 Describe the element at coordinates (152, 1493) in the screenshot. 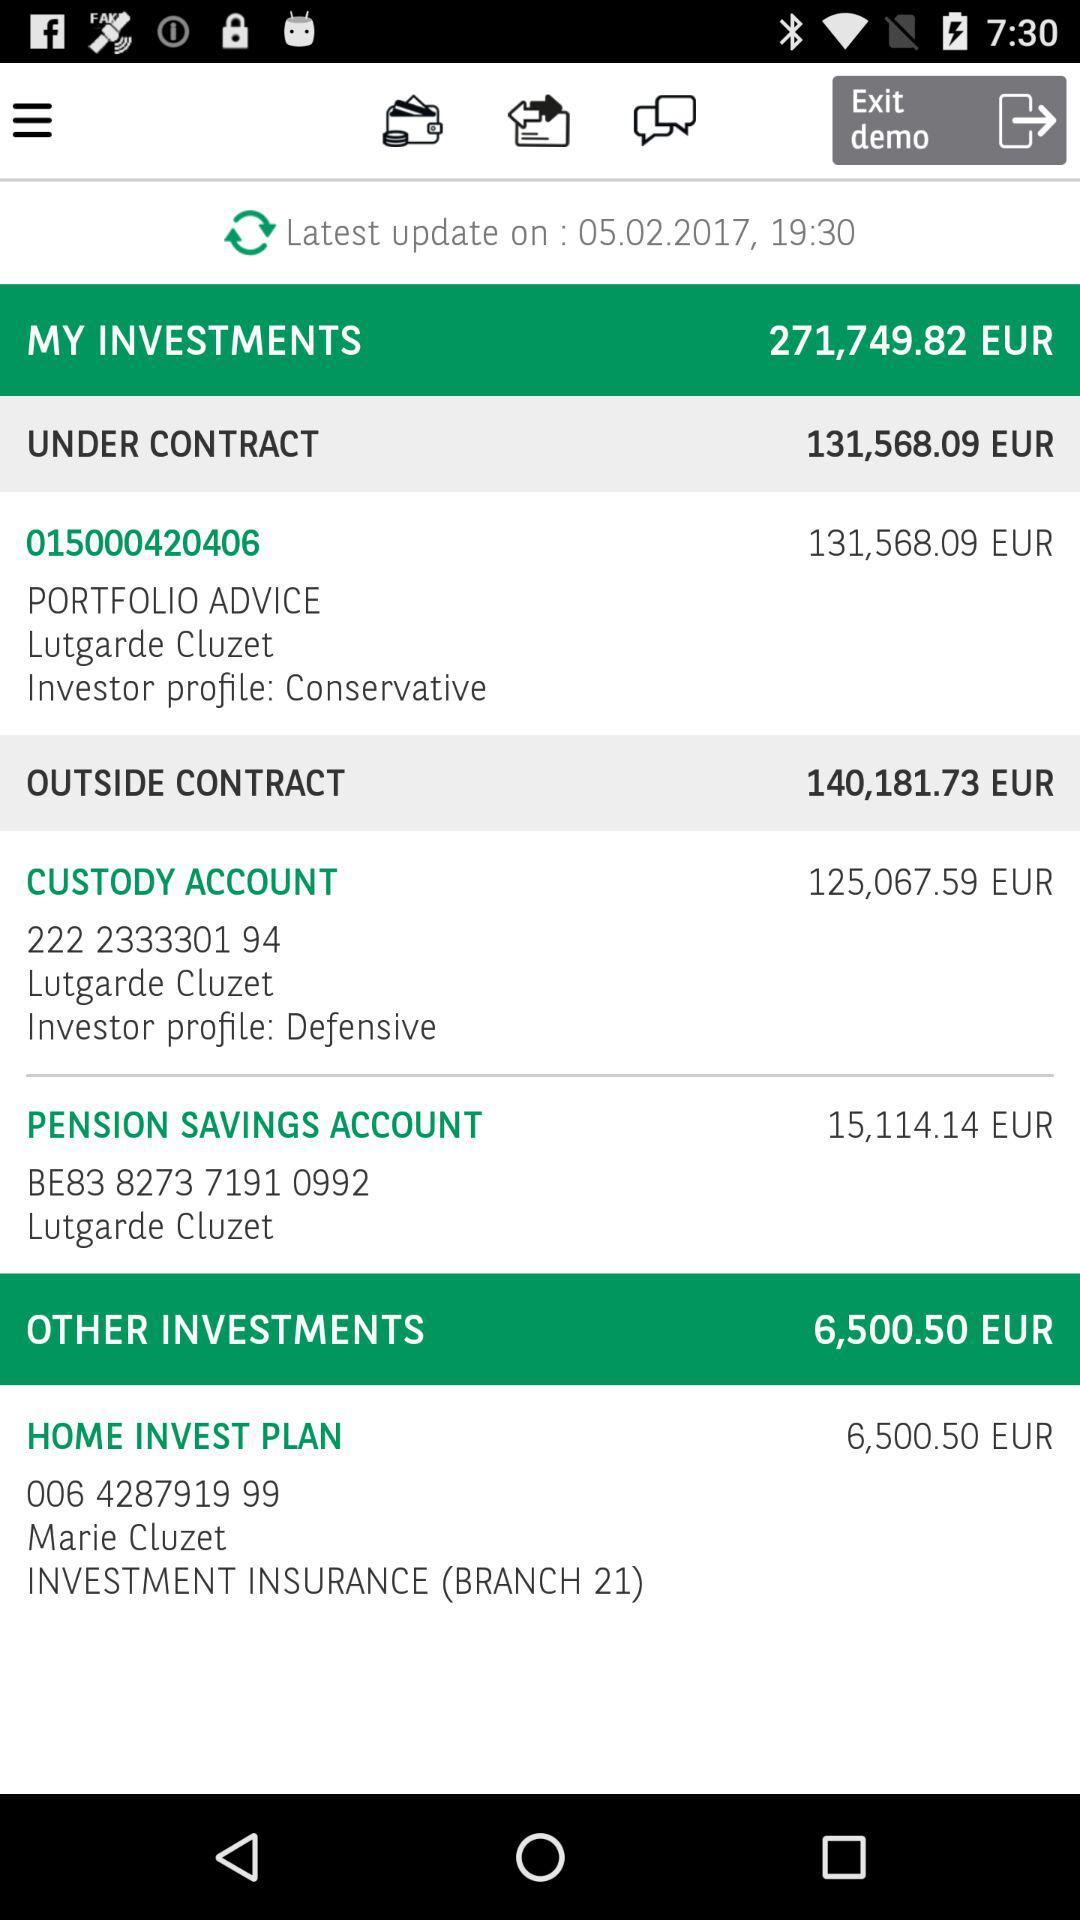

I see `item below the home invest plan icon` at that location.